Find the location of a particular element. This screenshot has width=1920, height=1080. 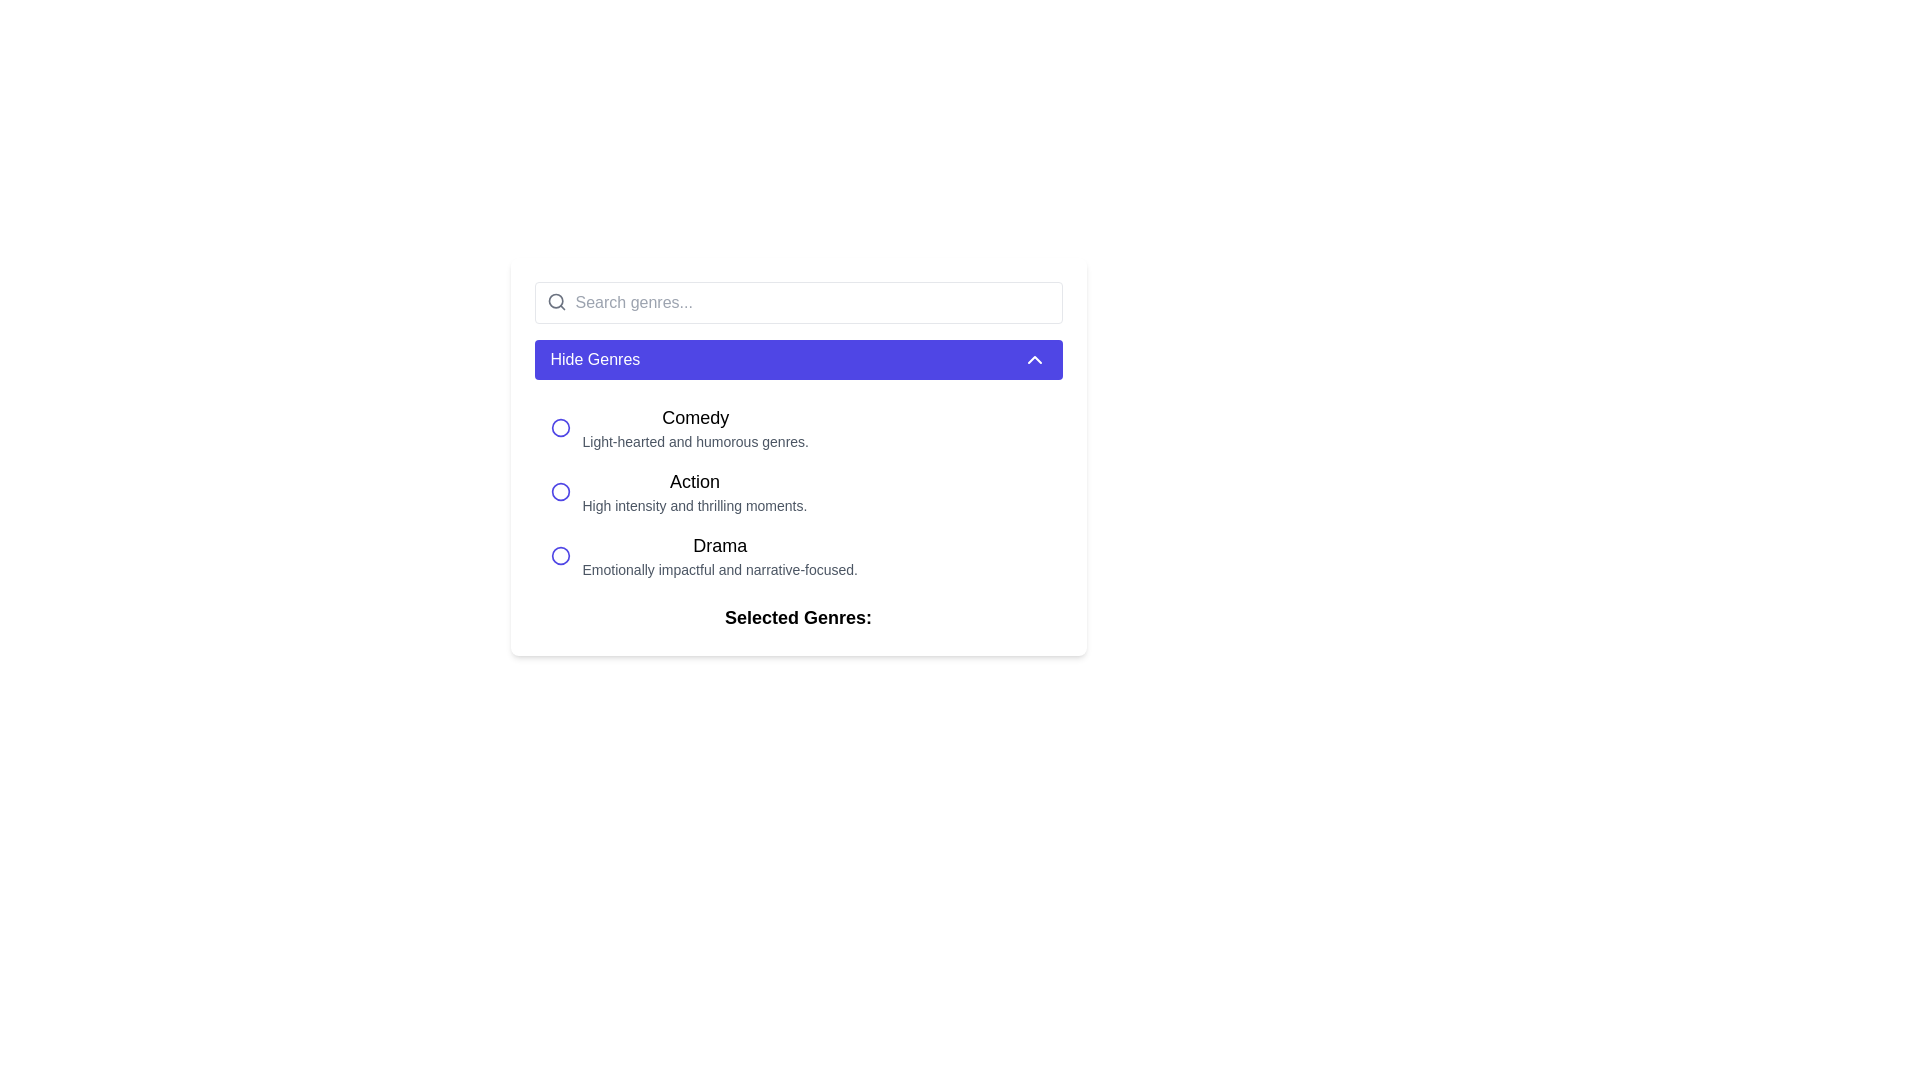

the selectable 'Drama' genre text block, which is the third item in the vertical list of genres is located at coordinates (720, 555).